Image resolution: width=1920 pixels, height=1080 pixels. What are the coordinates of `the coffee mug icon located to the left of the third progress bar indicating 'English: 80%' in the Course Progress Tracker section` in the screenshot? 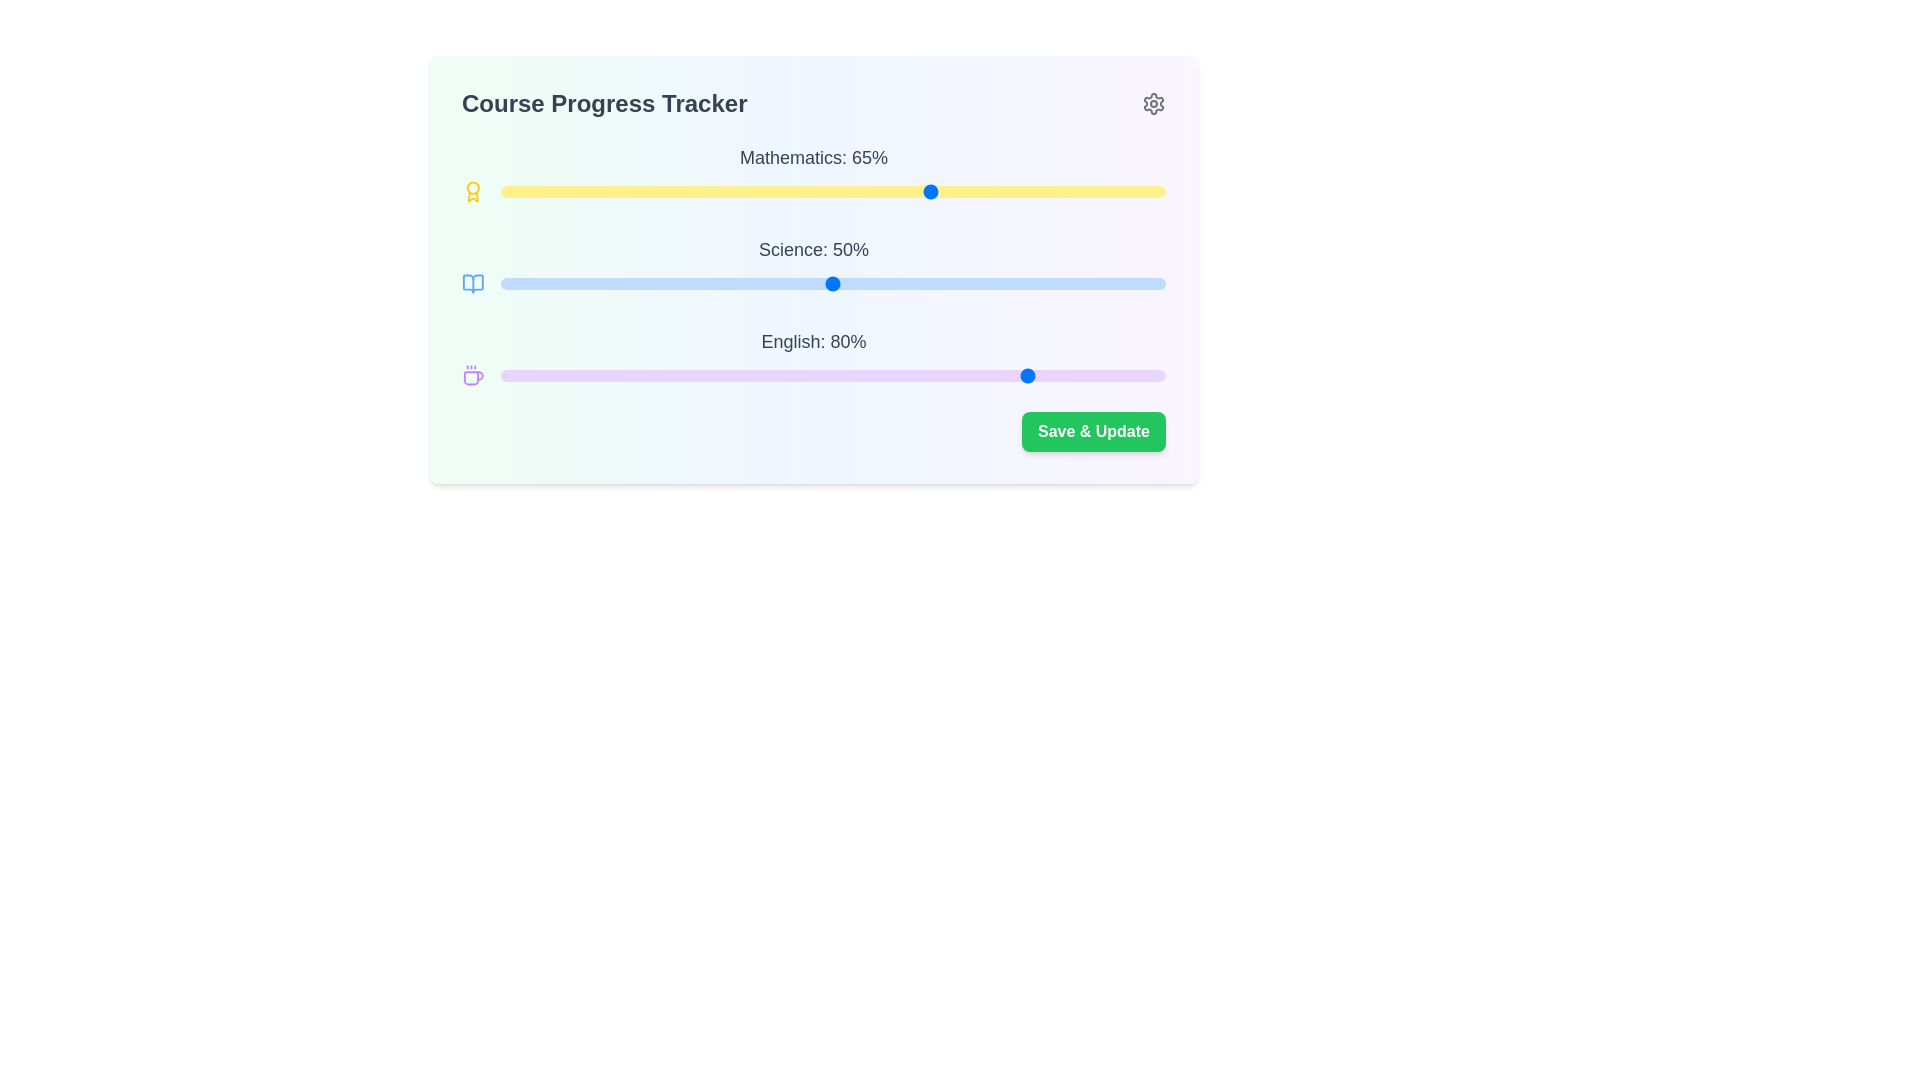 It's located at (472, 378).